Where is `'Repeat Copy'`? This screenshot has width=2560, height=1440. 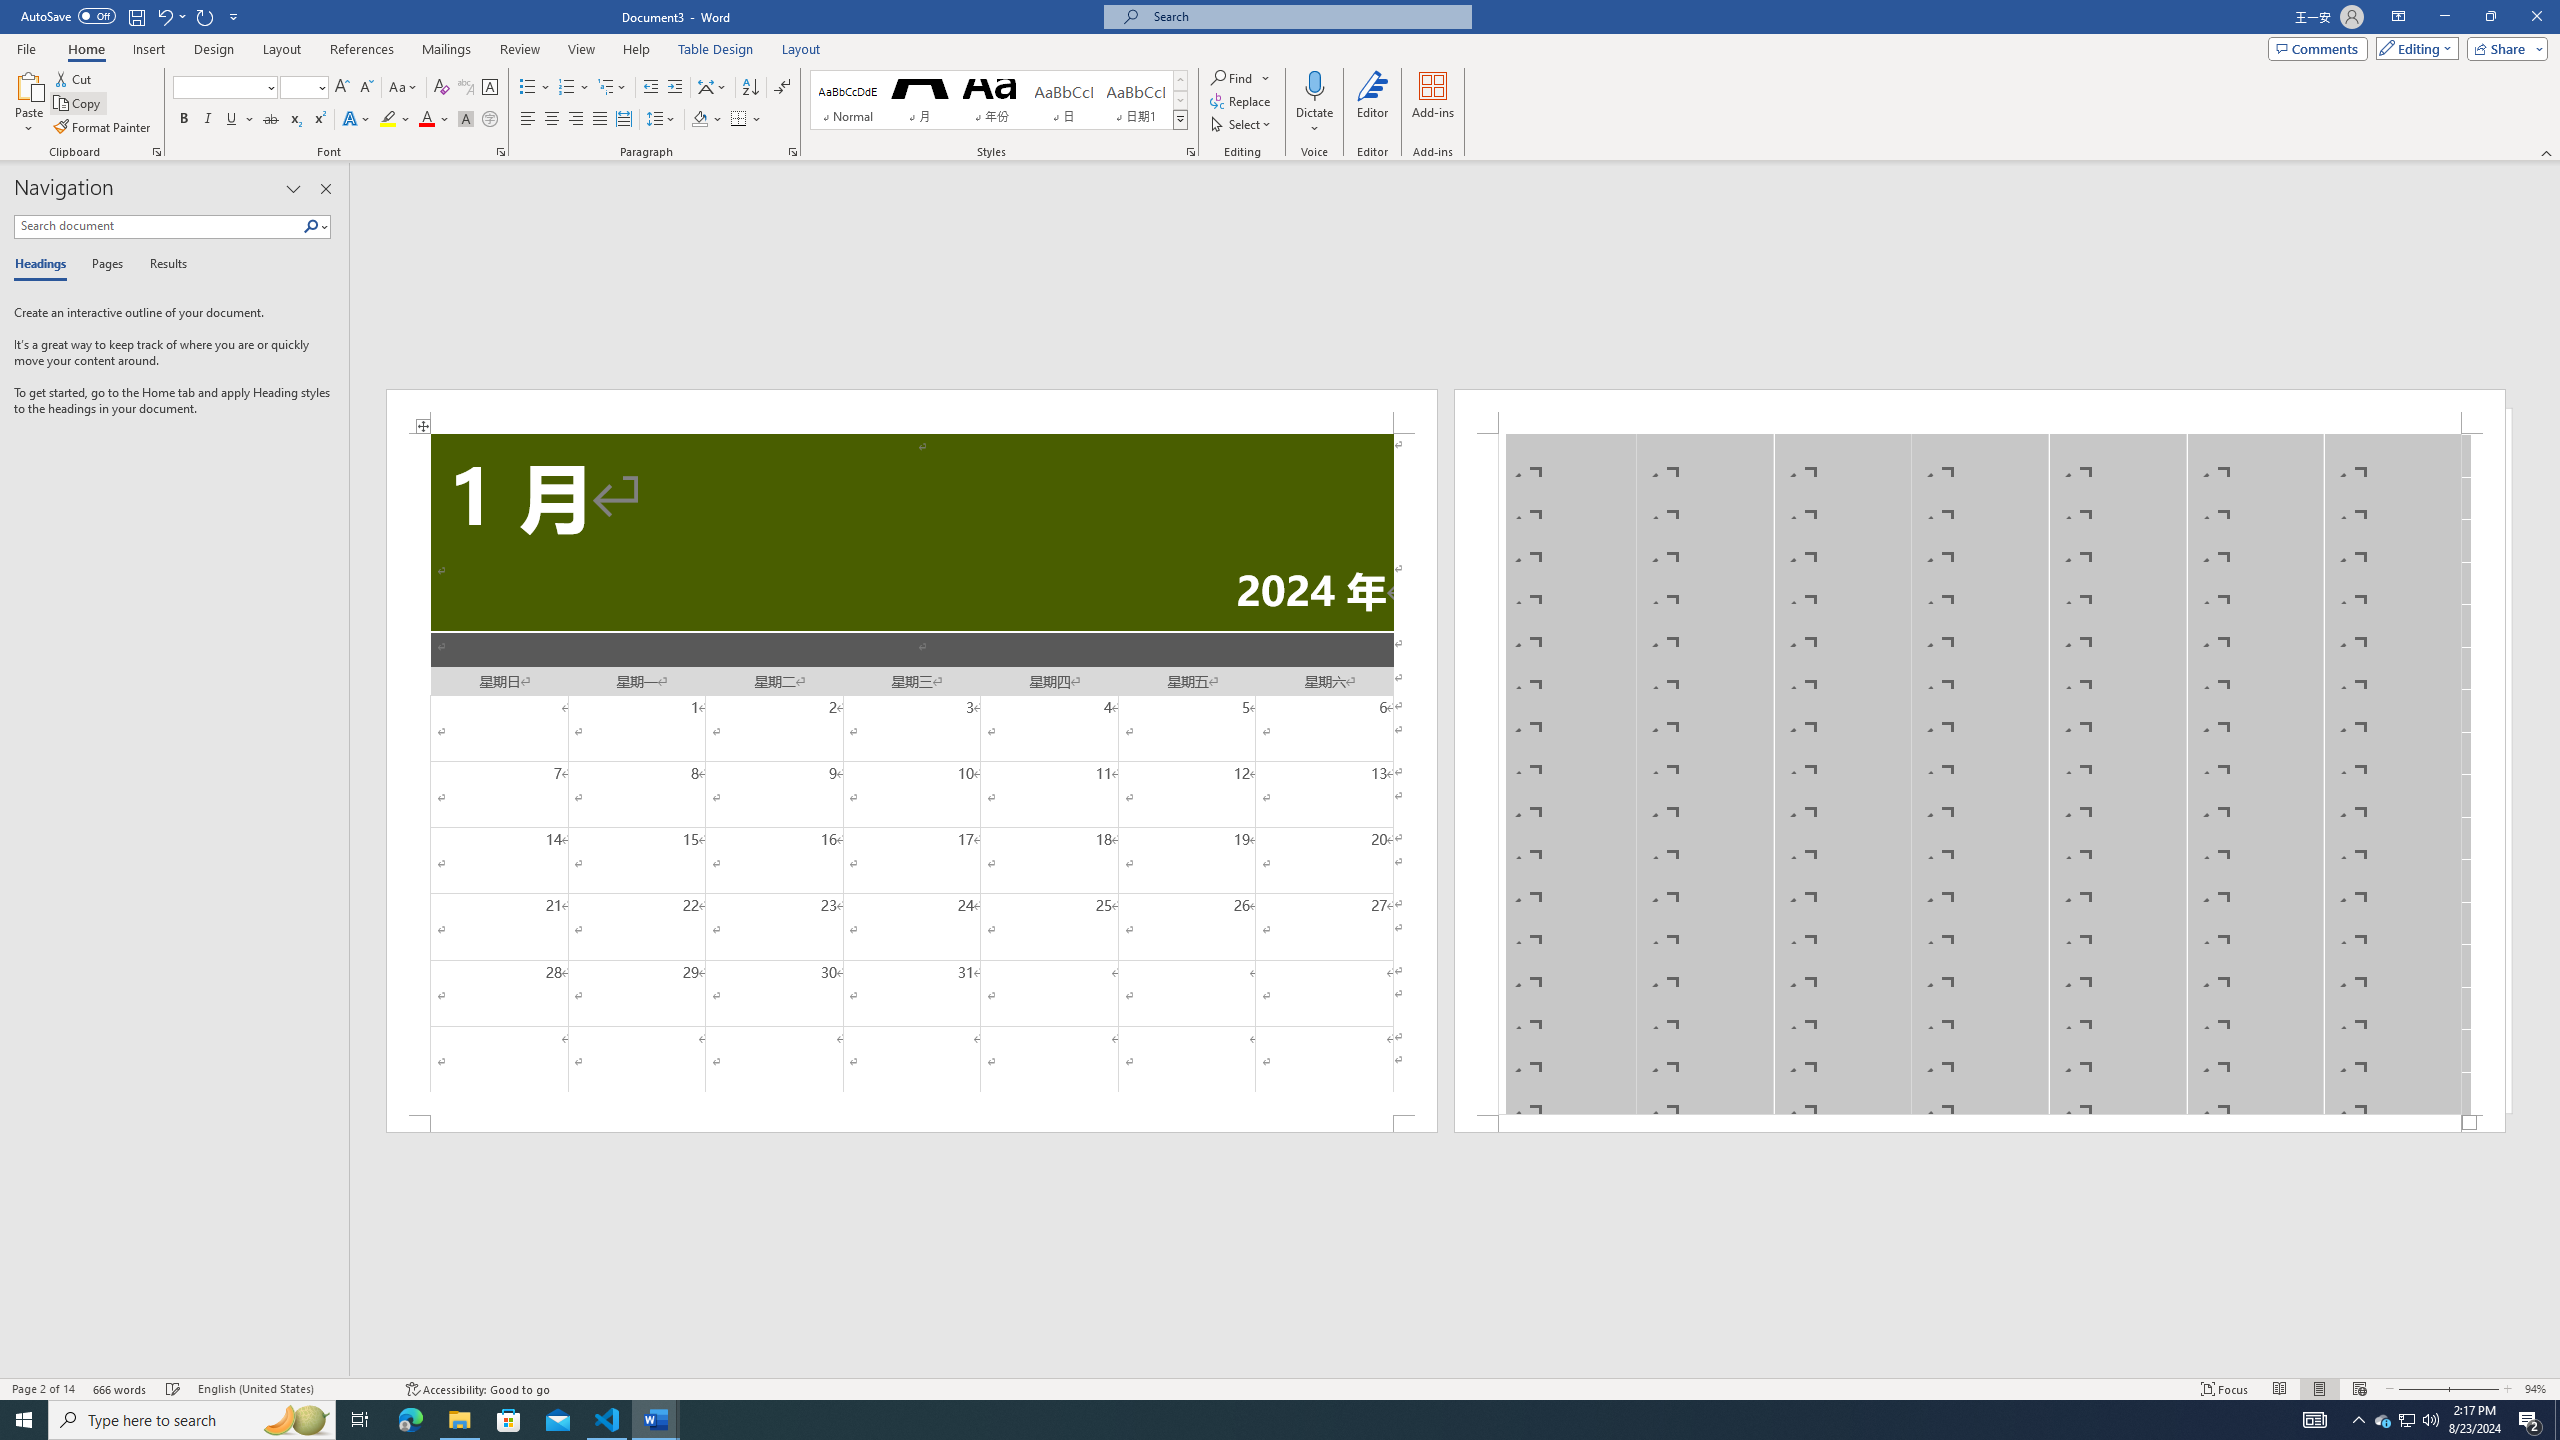 'Repeat Copy' is located at coordinates (205, 15).